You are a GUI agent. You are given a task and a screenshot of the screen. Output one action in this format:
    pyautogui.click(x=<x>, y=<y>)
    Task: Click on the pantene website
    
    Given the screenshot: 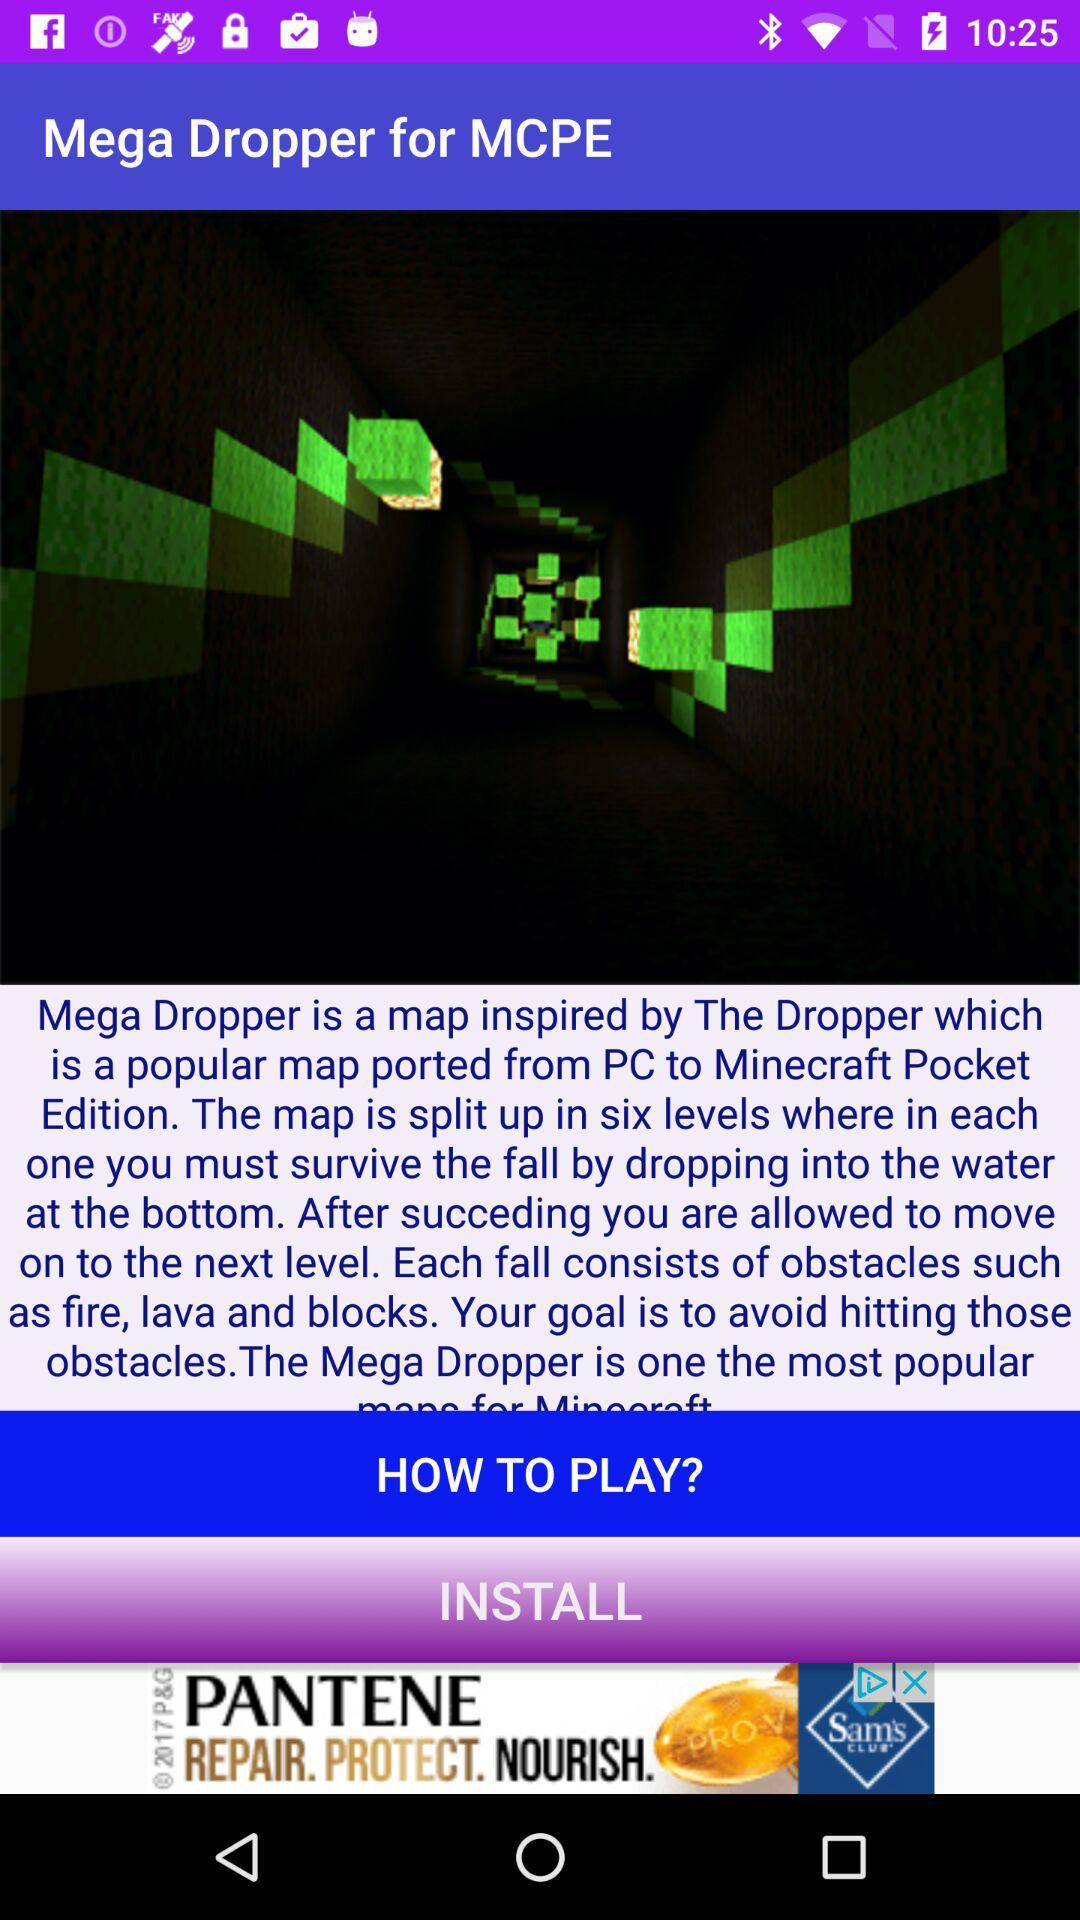 What is the action you would take?
    pyautogui.click(x=540, y=1727)
    